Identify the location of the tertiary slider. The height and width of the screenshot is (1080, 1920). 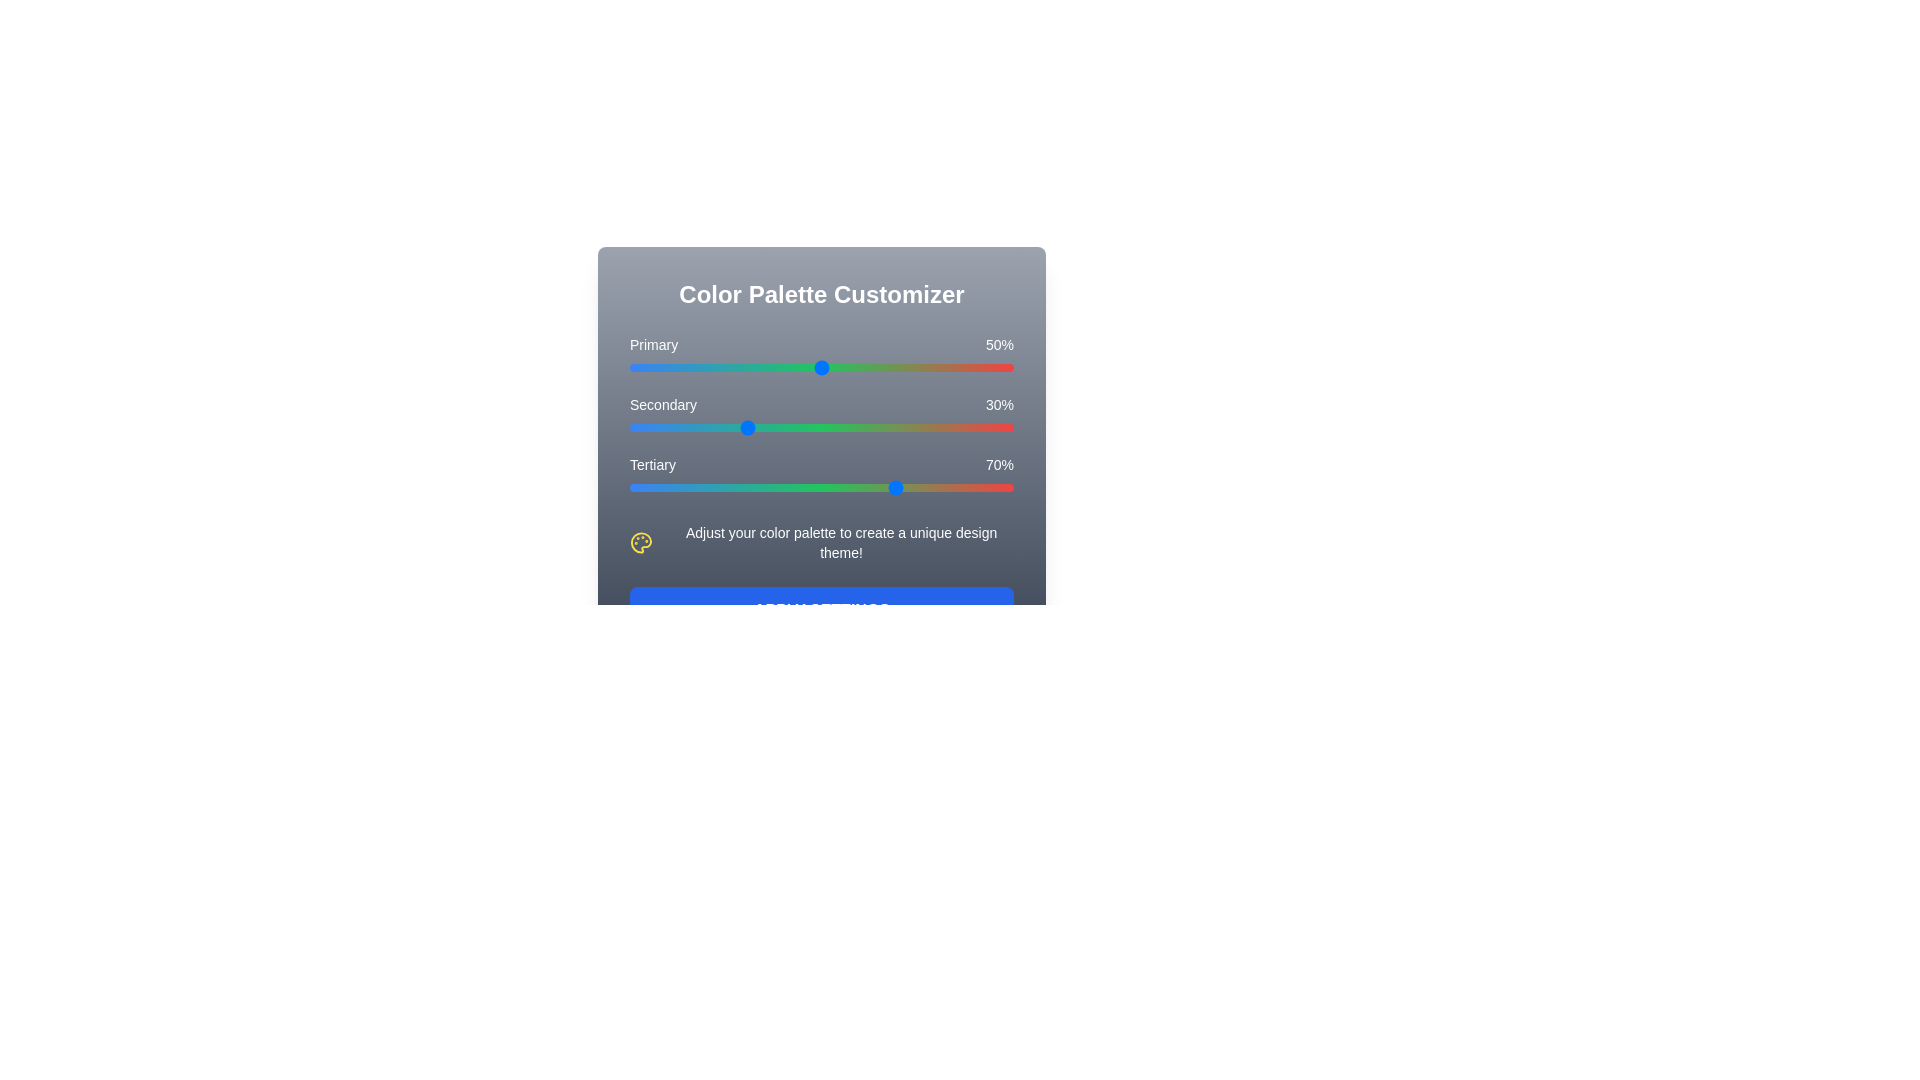
(825, 488).